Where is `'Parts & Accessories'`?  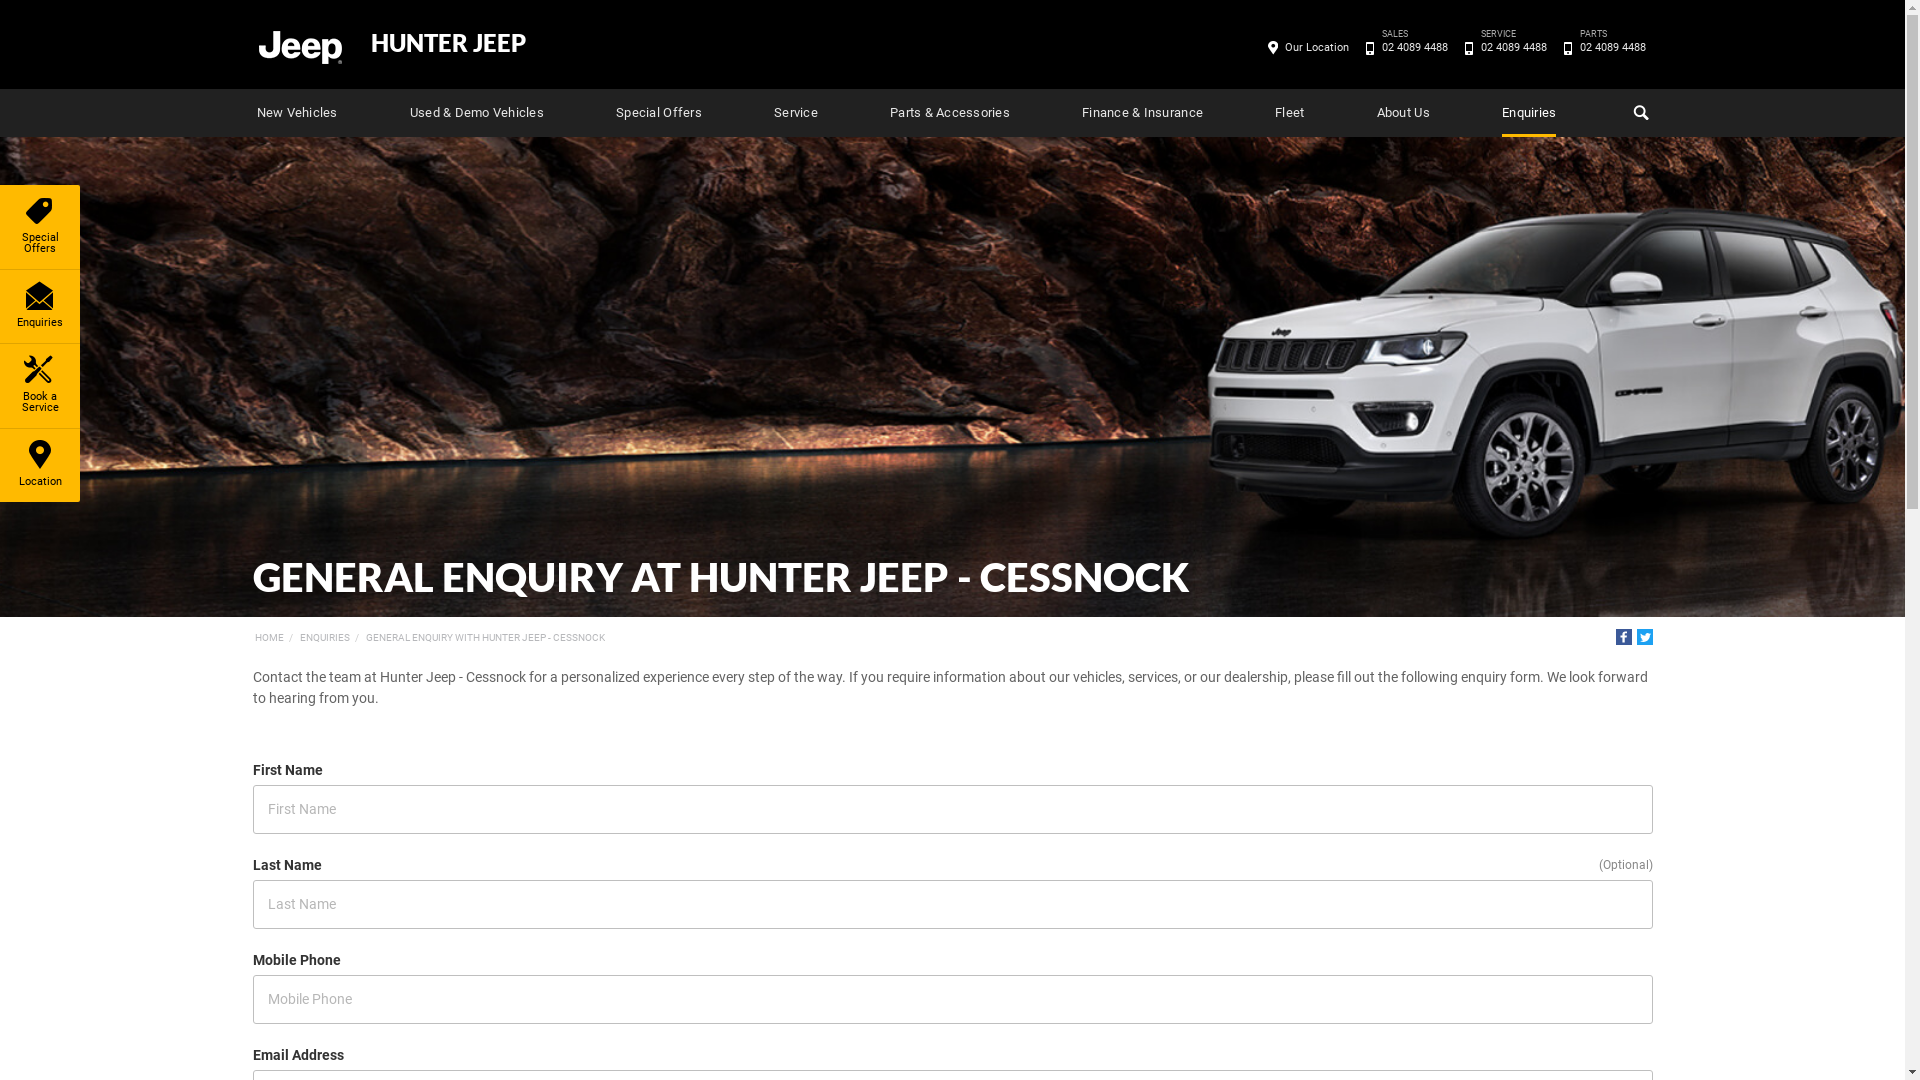
'Parts & Accessories' is located at coordinates (949, 112).